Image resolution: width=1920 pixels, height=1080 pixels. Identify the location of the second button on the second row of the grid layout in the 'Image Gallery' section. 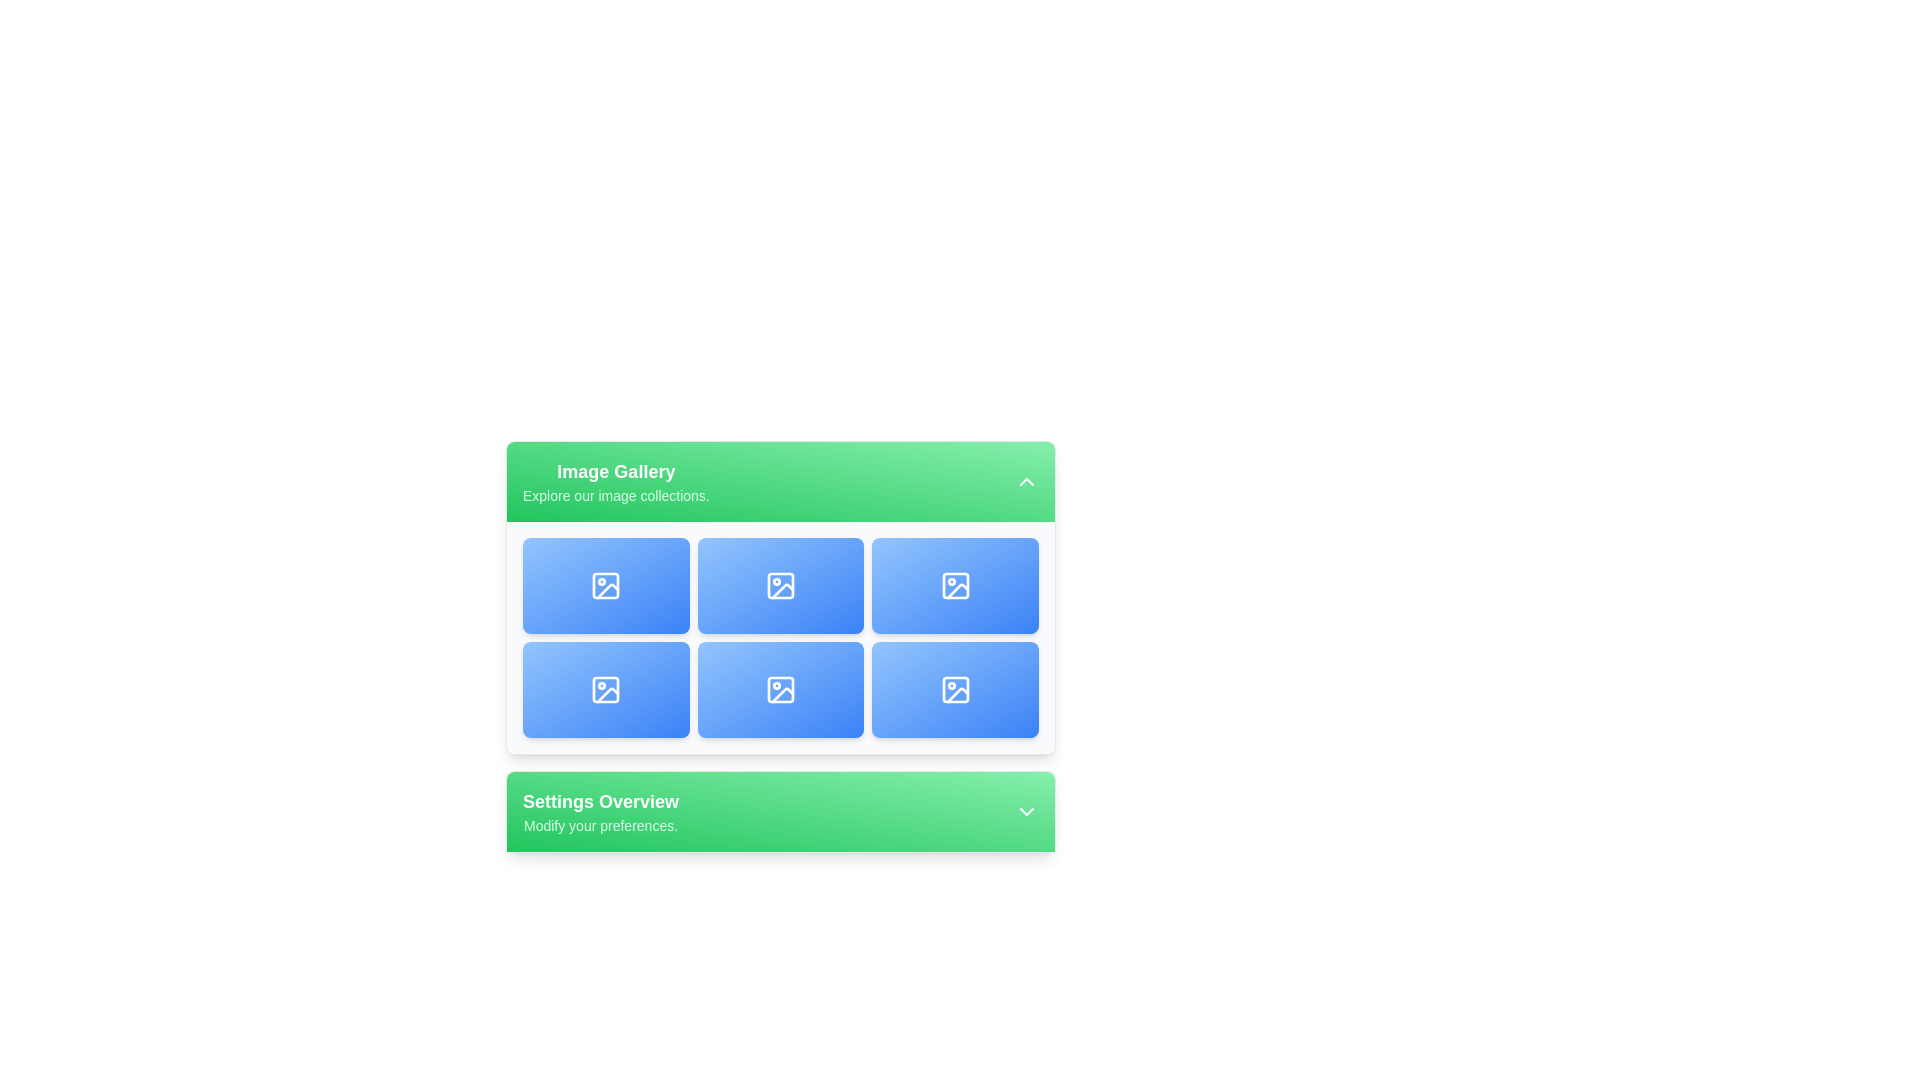
(605, 689).